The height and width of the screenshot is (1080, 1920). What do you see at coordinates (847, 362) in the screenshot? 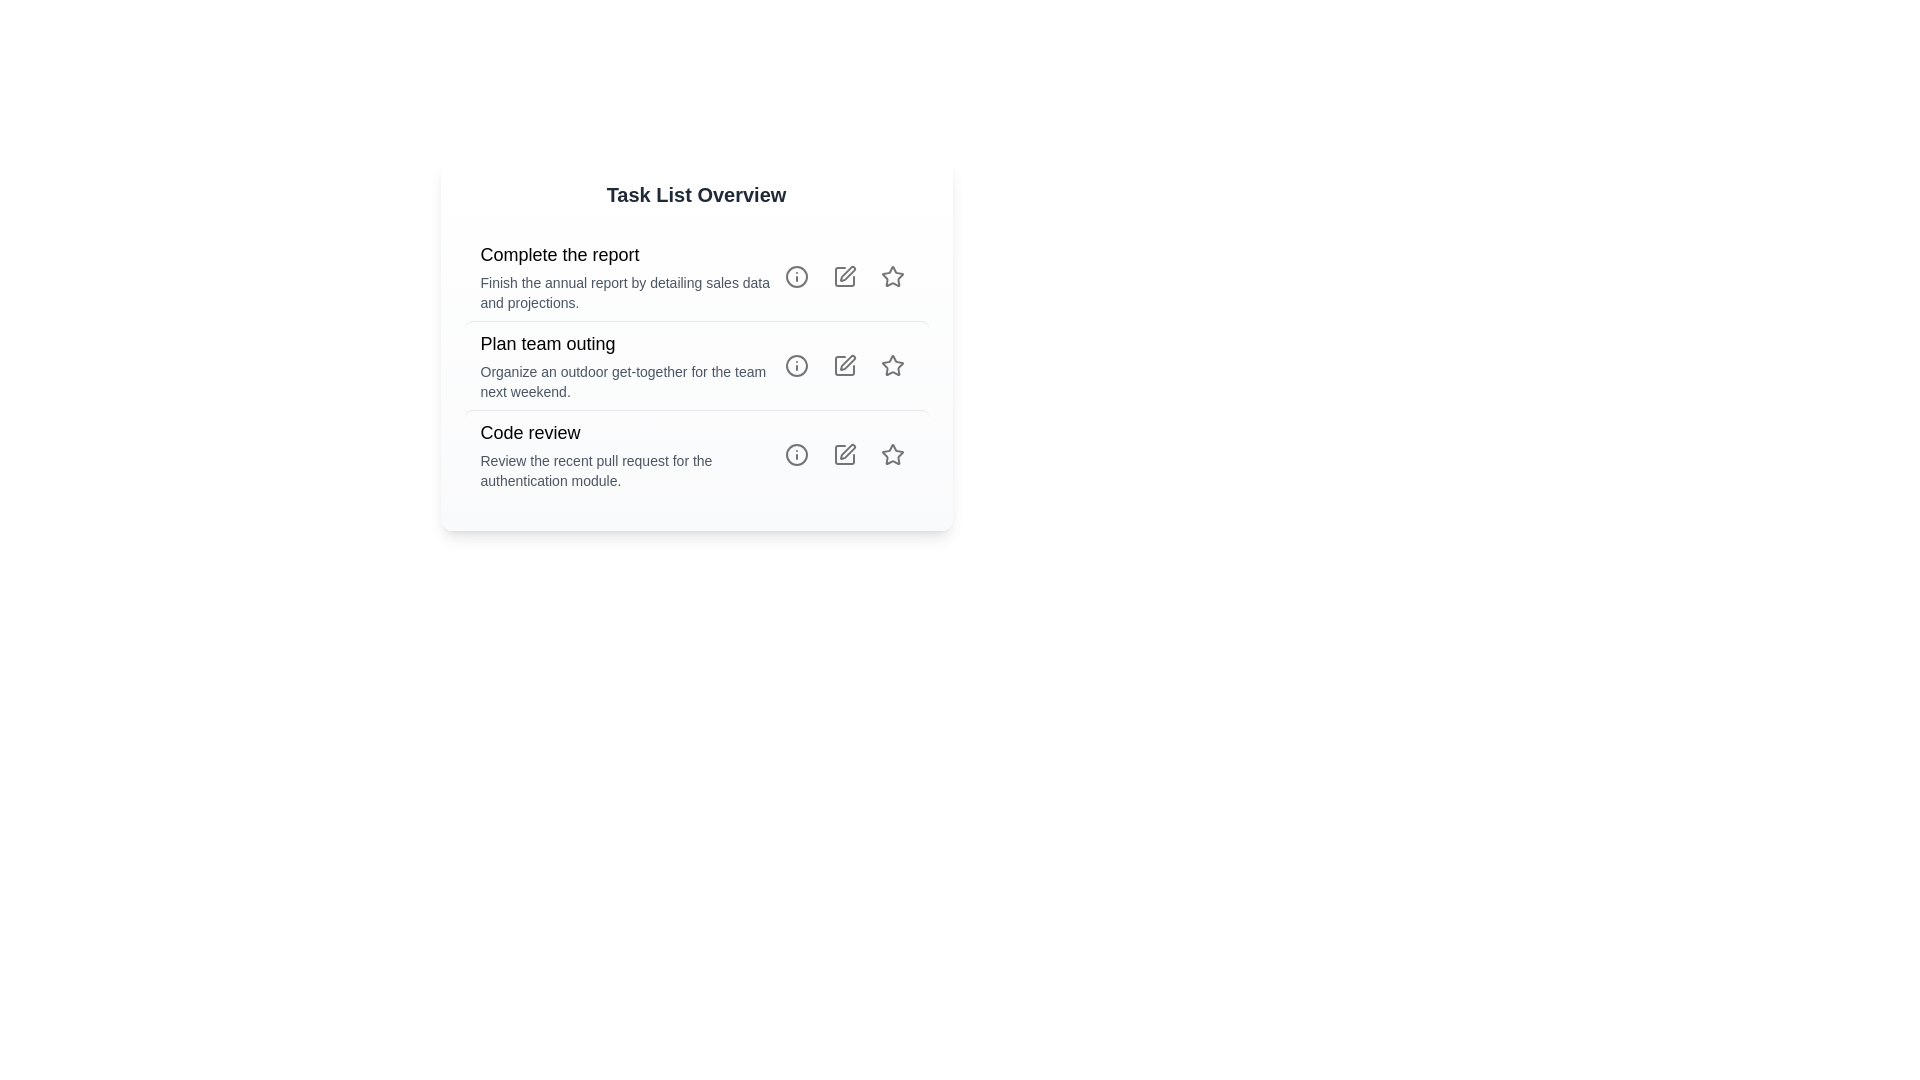
I see `the pencil icon in the editing tool section for the task 'Plan team outing'` at bounding box center [847, 362].